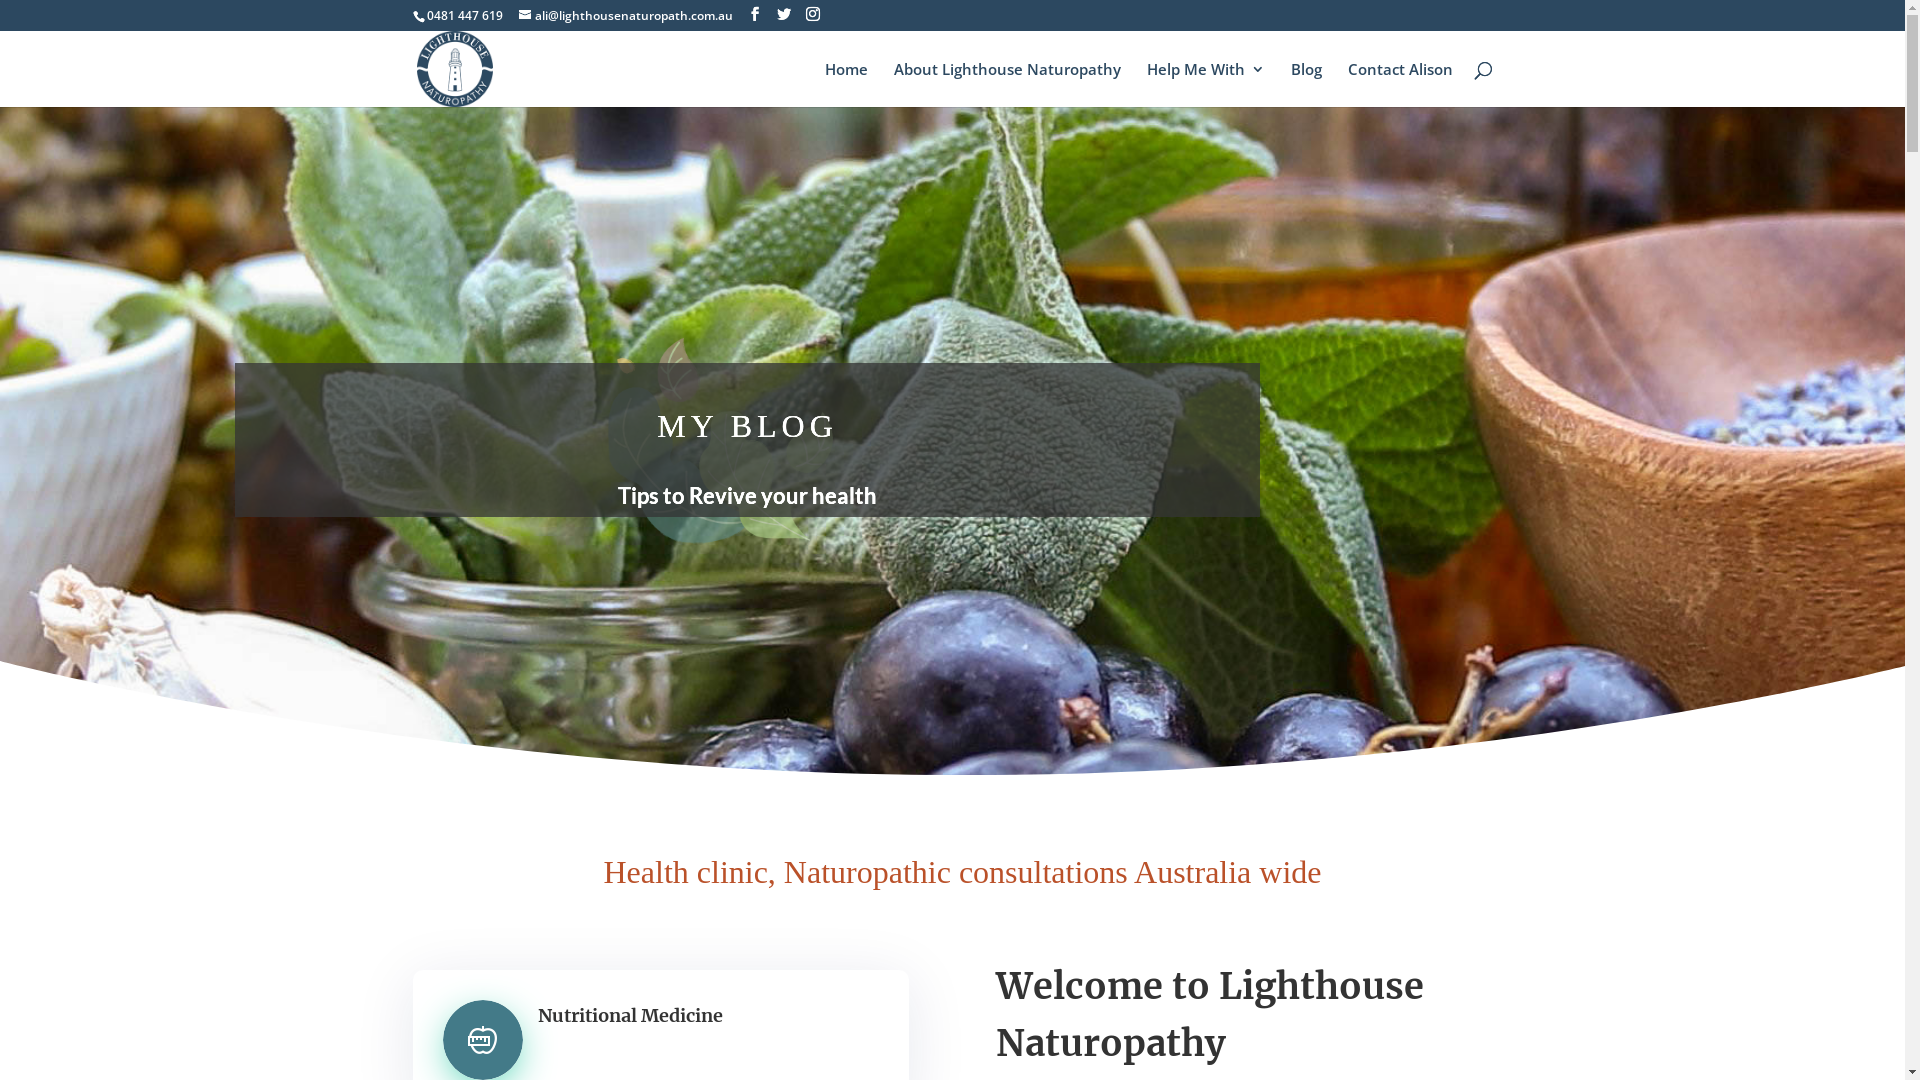  Describe the element at coordinates (1007, 83) in the screenshot. I see `'About Lighthouse Naturopathy'` at that location.